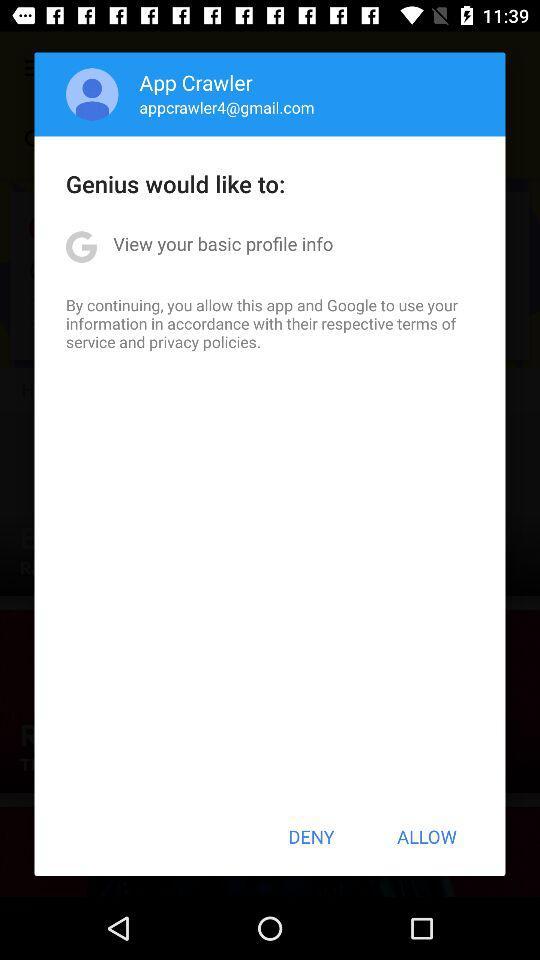 This screenshot has width=540, height=960. I want to click on the app to the left of the app crawler icon, so click(91, 94).